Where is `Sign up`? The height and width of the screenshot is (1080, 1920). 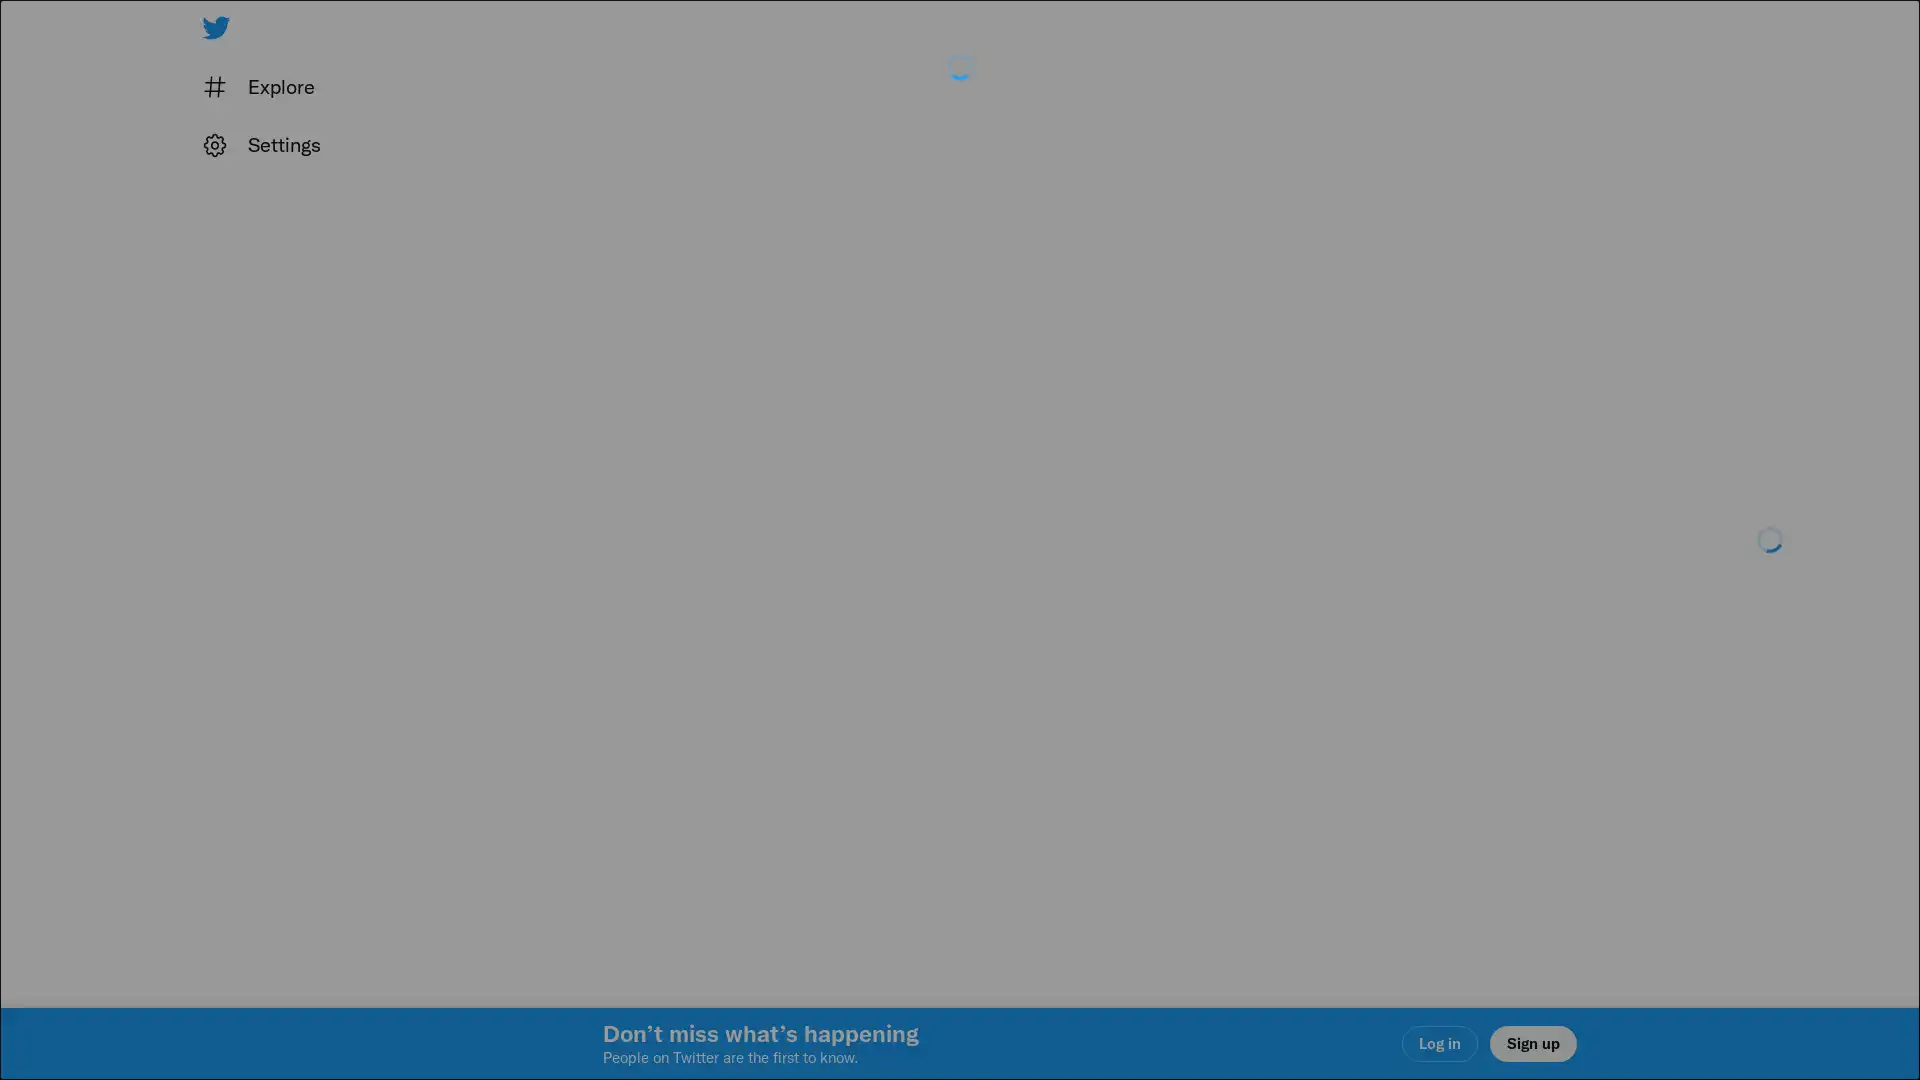
Sign up is located at coordinates (722, 681).